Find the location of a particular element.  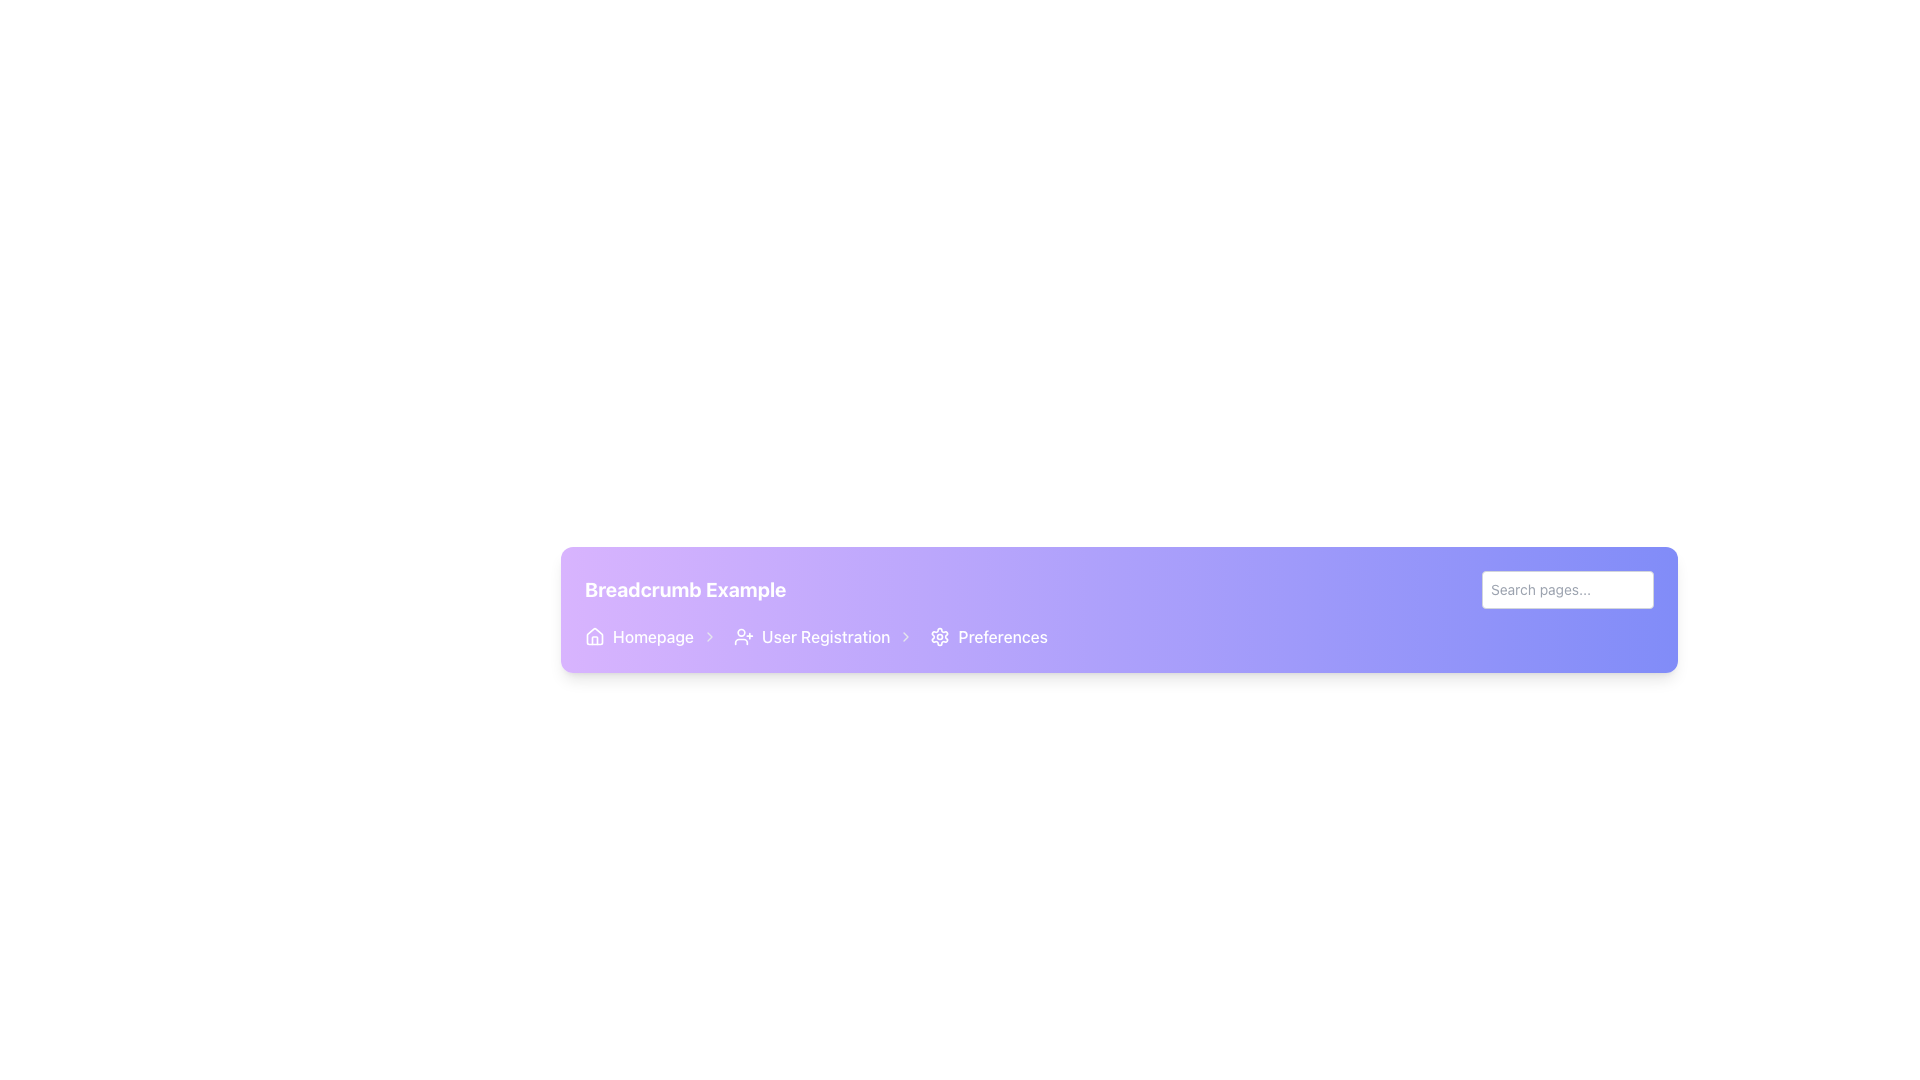

the settings icon located in the top-right section of the user interface, adjacent to the 'Preferences' breadcrumb is located at coordinates (939, 636).